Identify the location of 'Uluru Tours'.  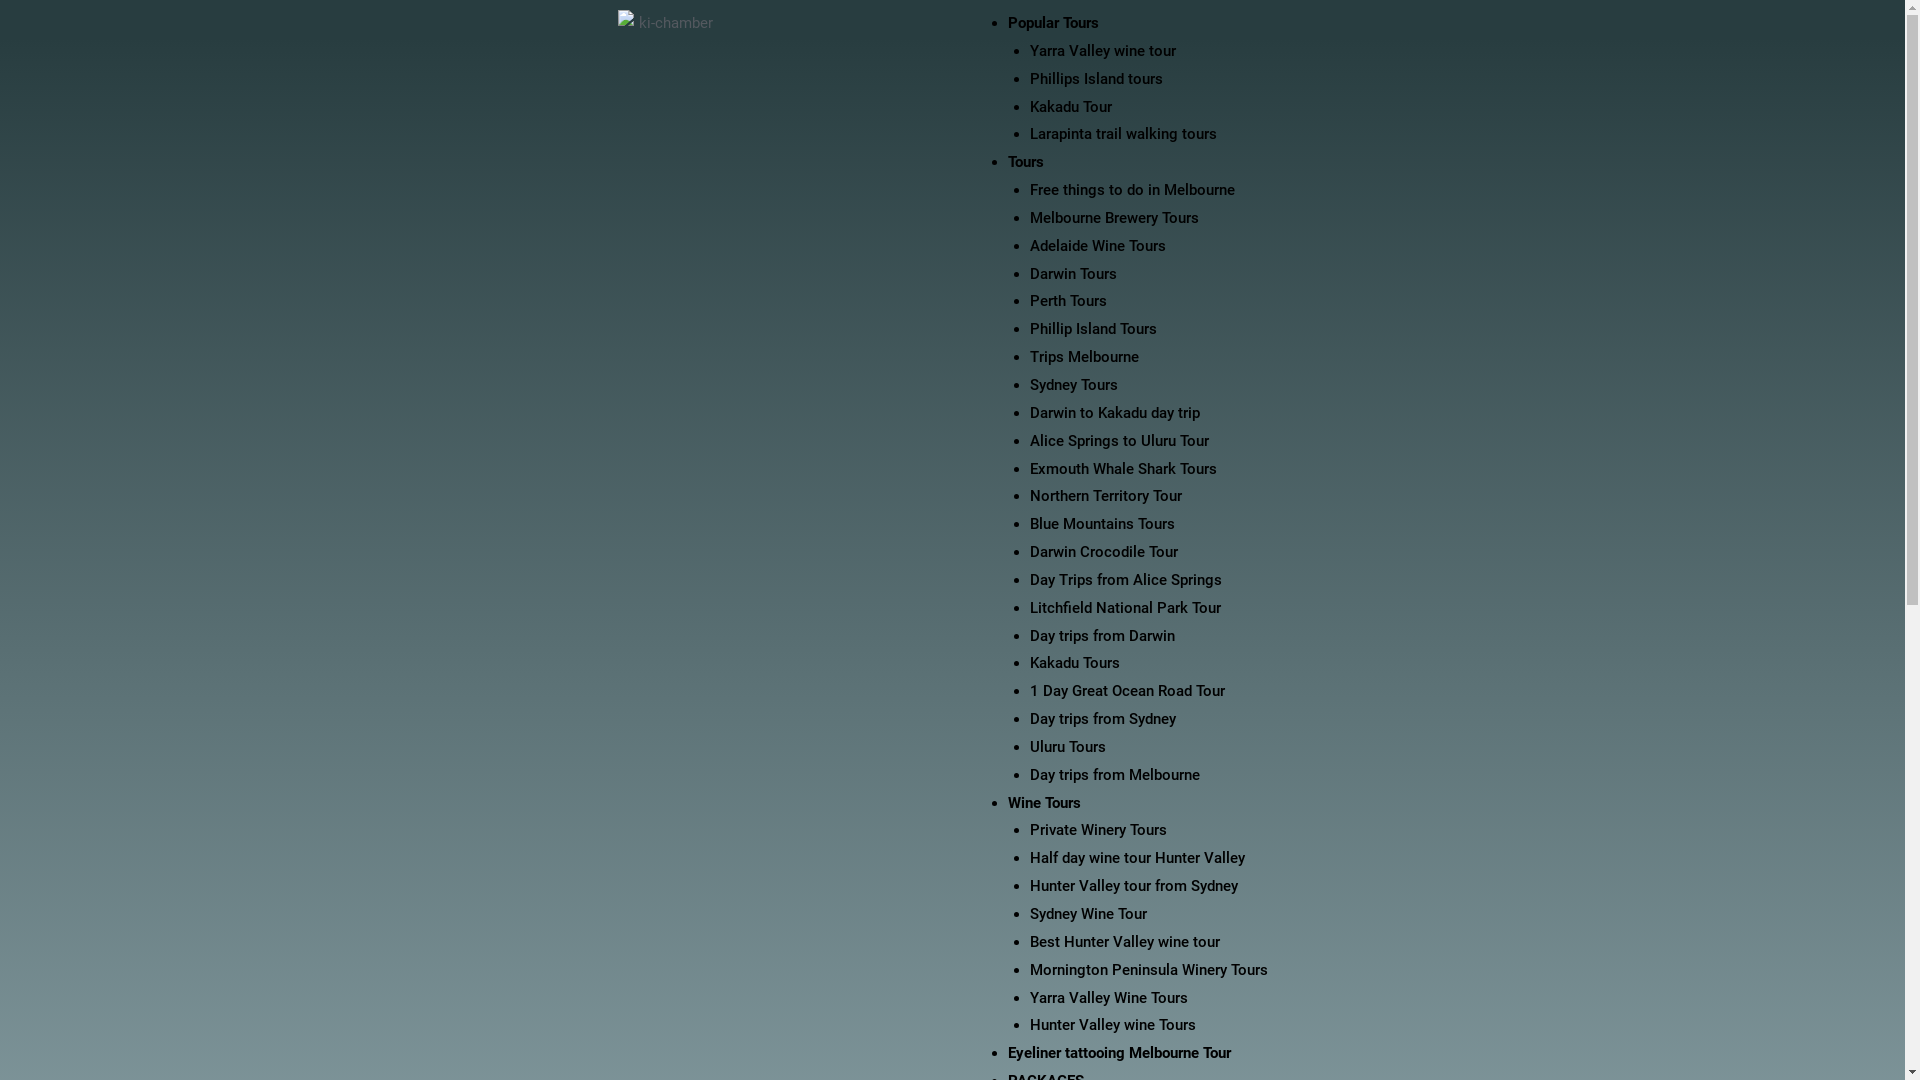
(1067, 747).